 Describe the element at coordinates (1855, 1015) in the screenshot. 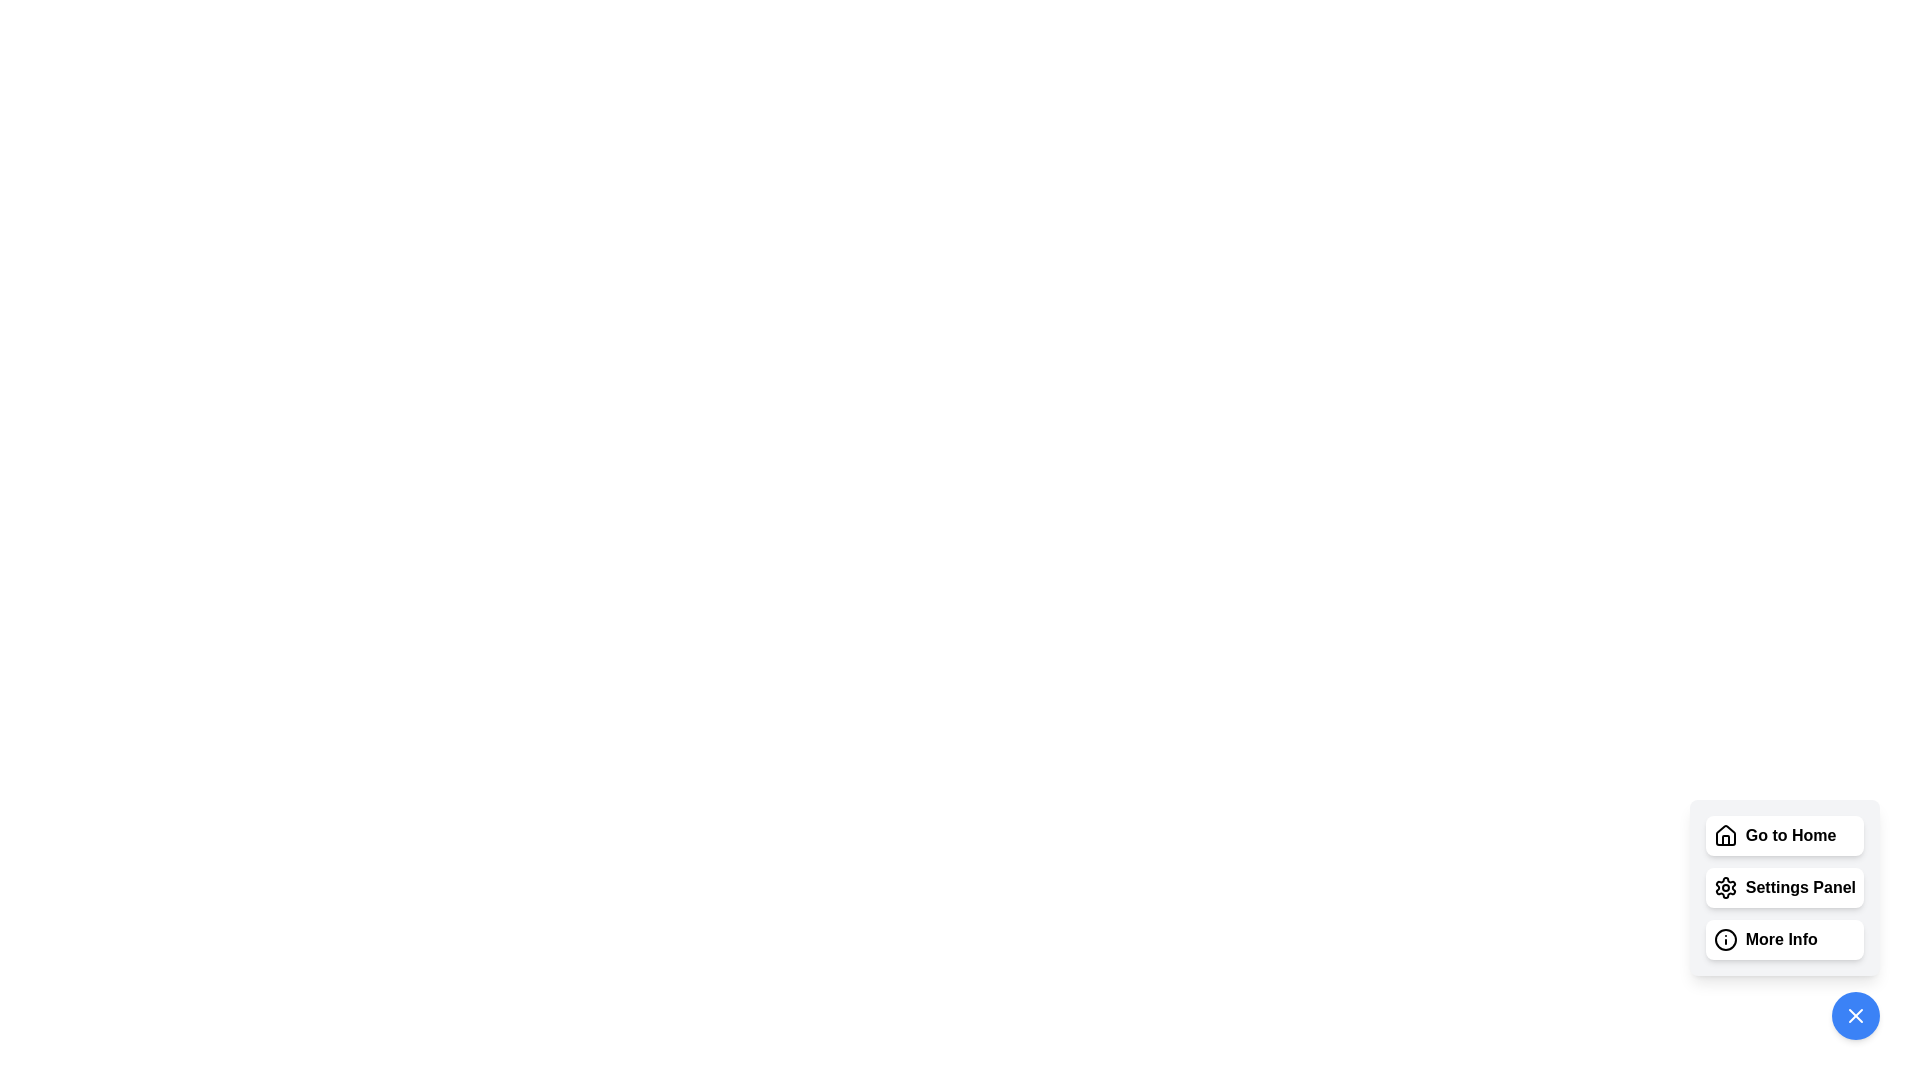

I see `the close or cancel button located at the bottom-right corner of the interface` at that location.